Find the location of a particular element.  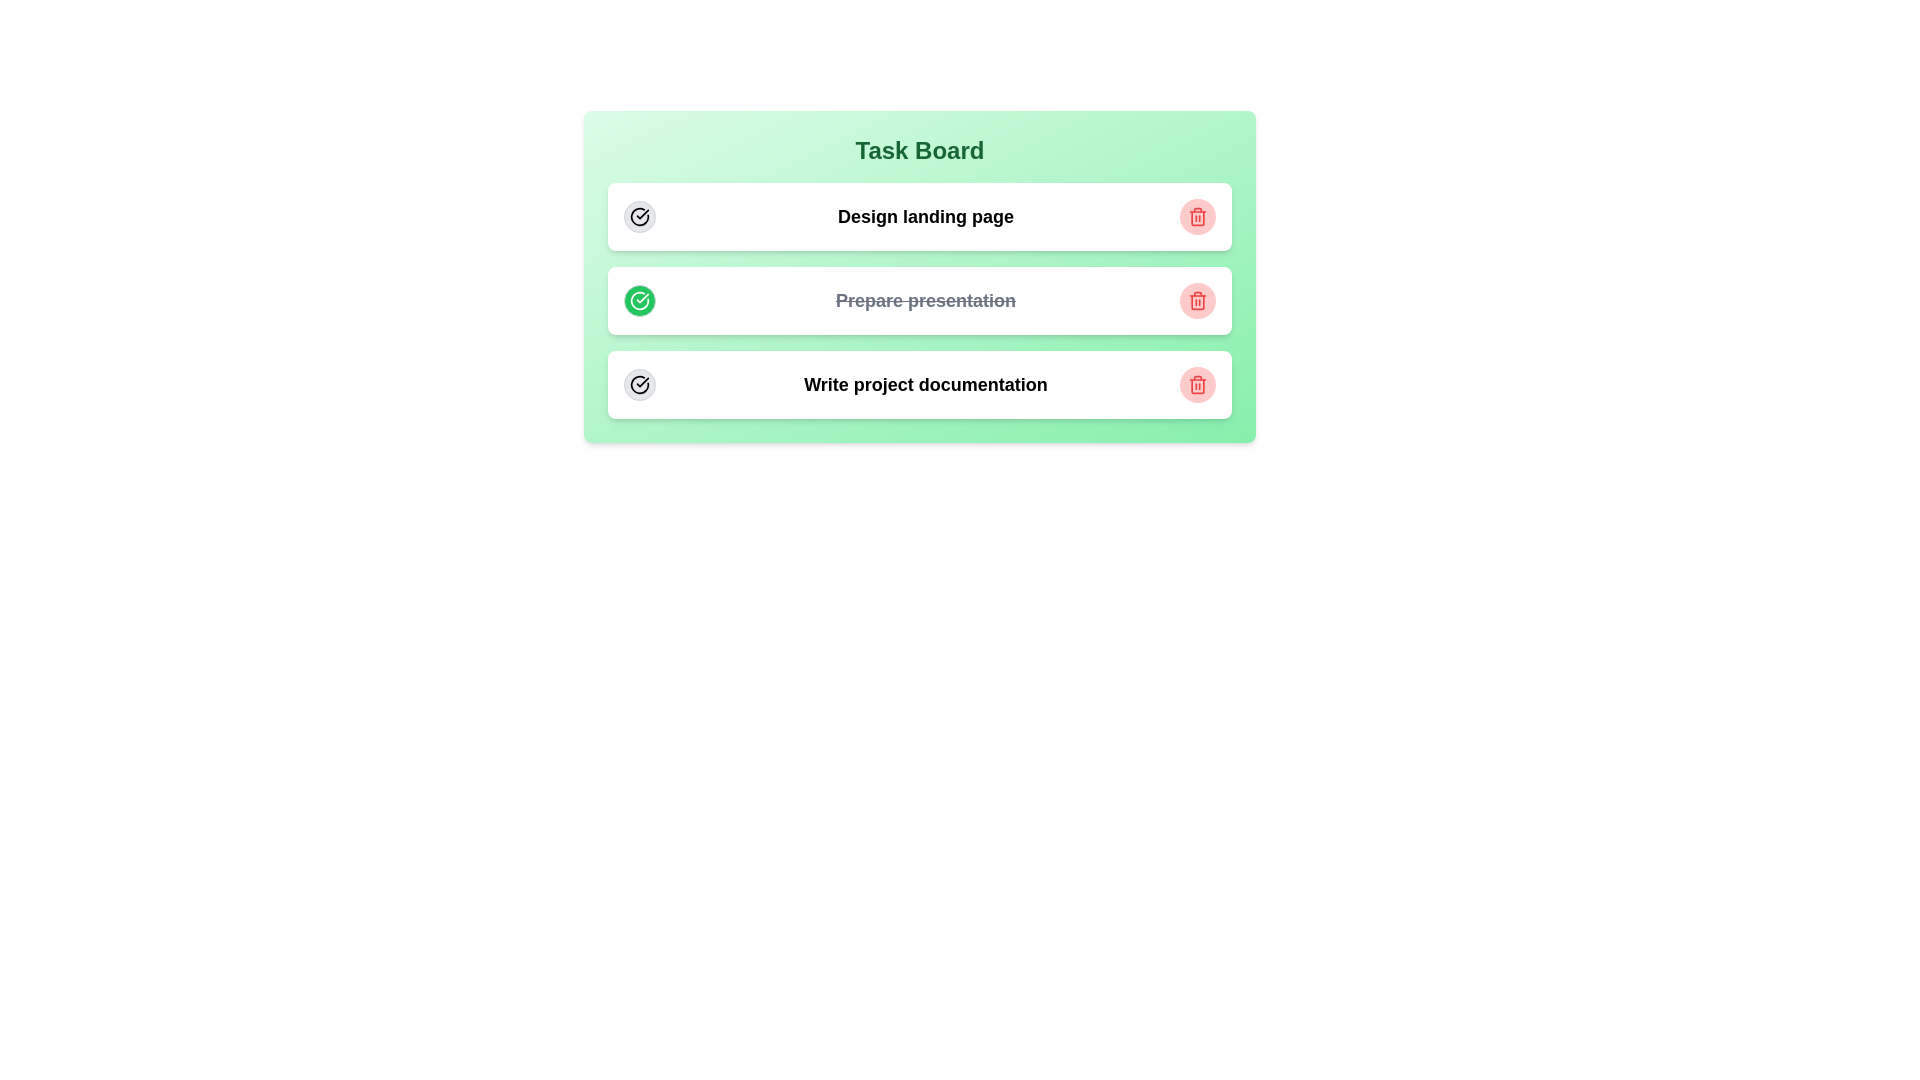

completion button for the task titled 'Prepare presentation' is located at coordinates (638, 300).